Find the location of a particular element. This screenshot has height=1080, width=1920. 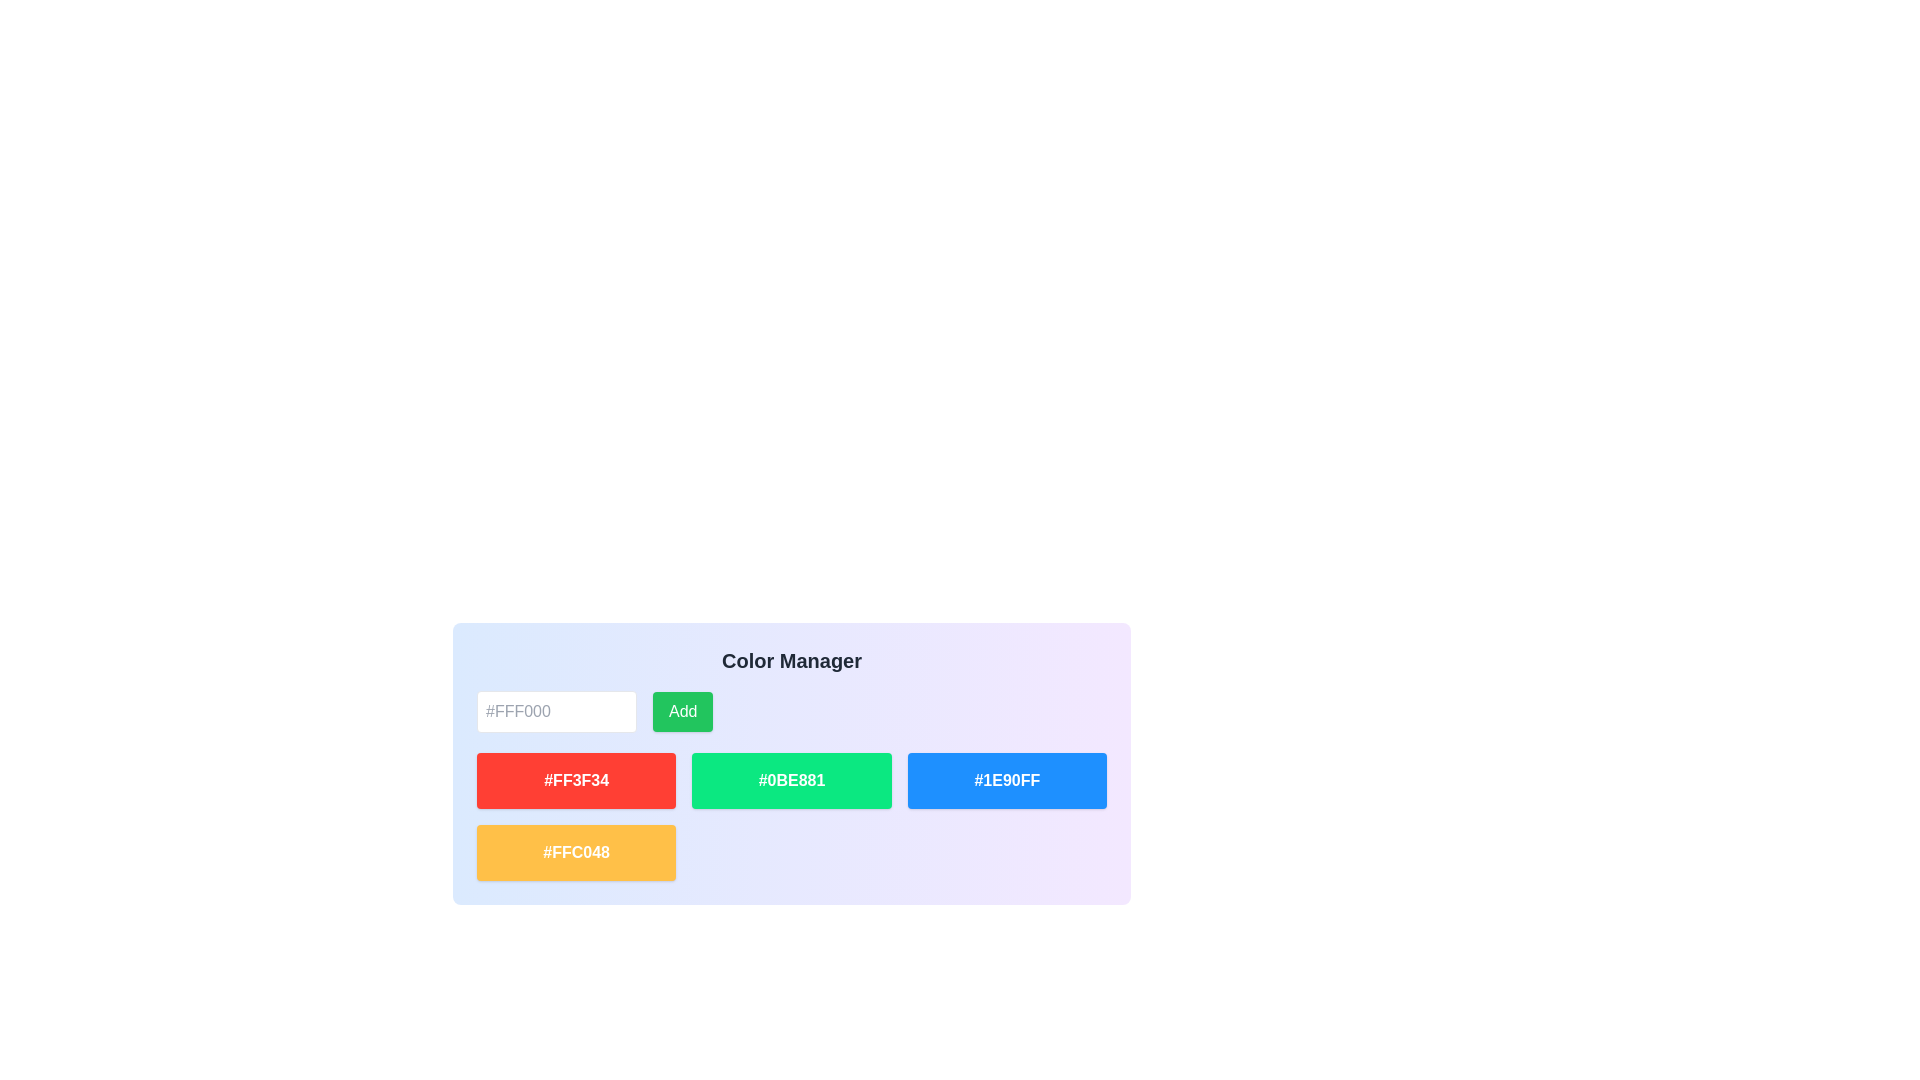

the Color swatch component with a bright red background displaying the hexadecimal value '#FF3F34' is located at coordinates (575, 779).